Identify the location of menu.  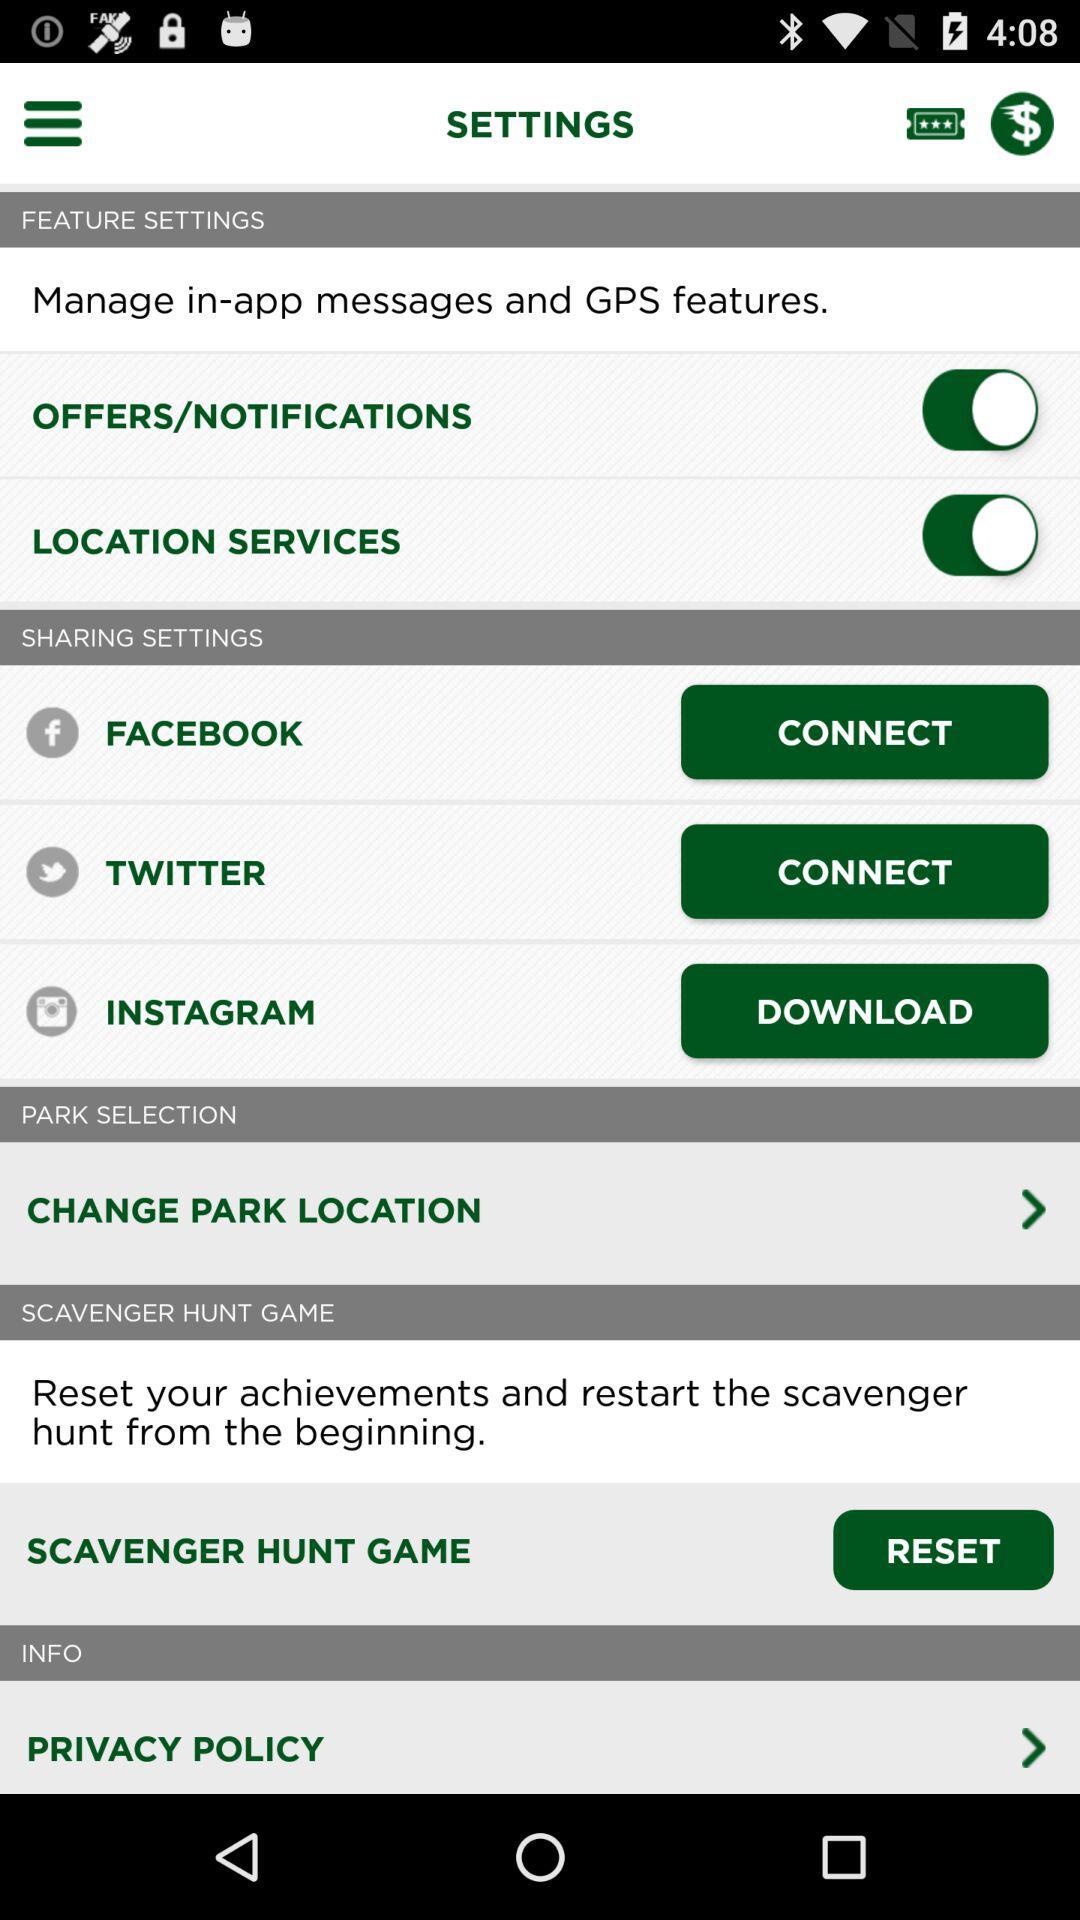
(64, 122).